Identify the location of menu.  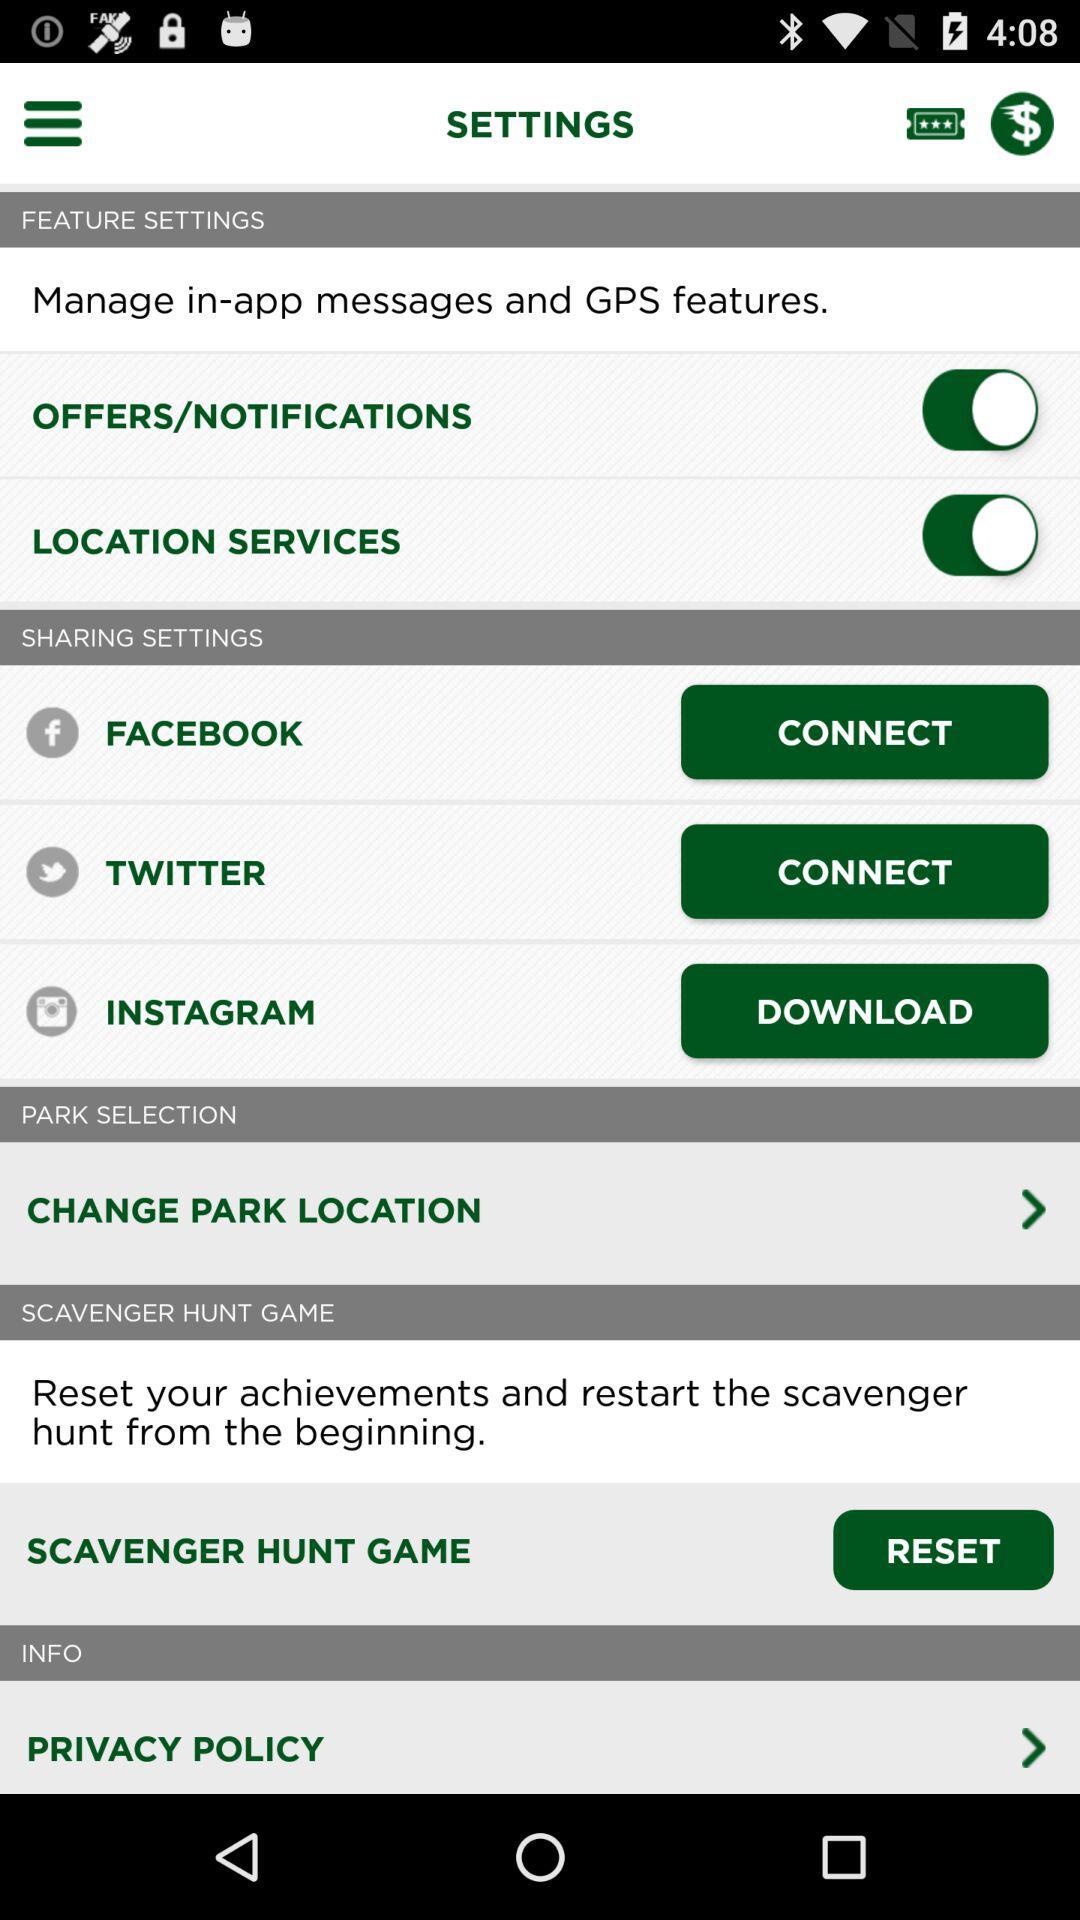
(64, 122).